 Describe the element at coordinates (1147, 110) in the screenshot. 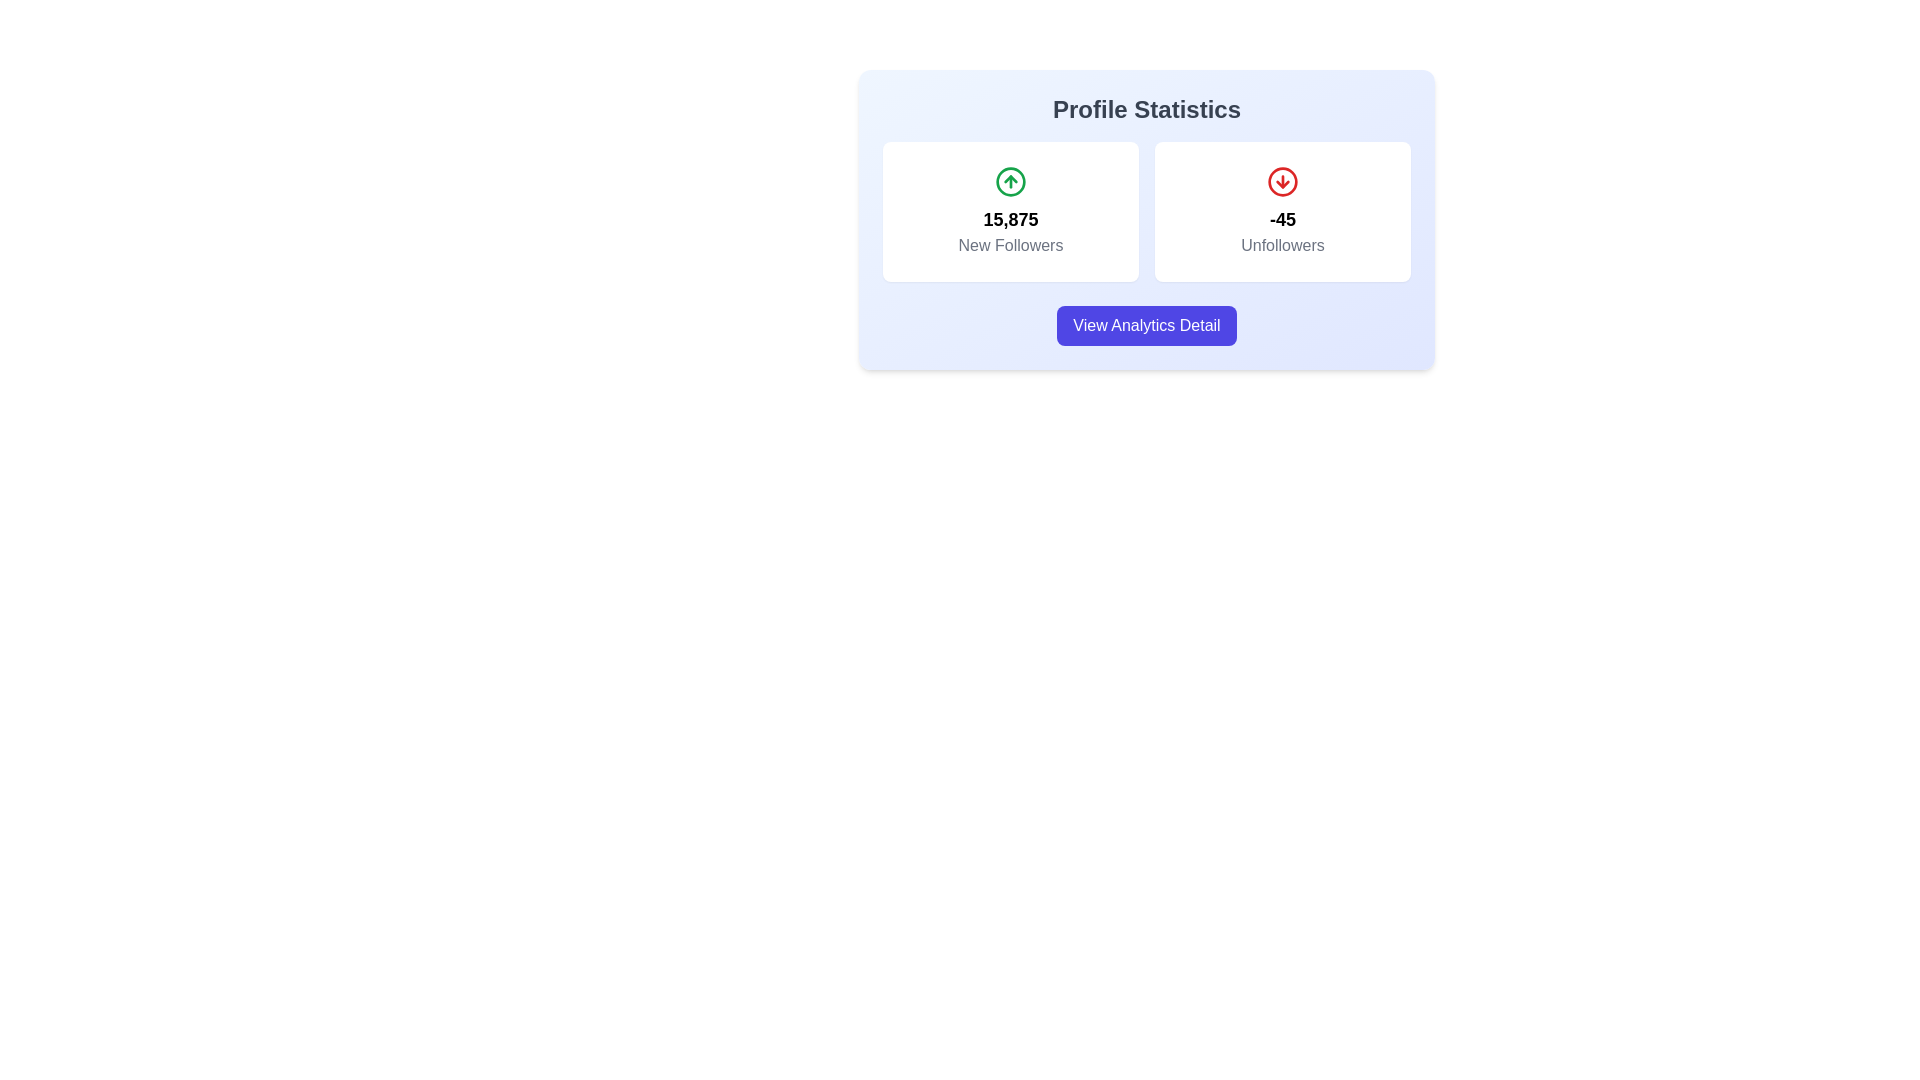

I see `text content of the 'Profile Statistics' header label, which is displayed in a bold, large font style at the top of the card structure containing follower and analytics information` at that location.